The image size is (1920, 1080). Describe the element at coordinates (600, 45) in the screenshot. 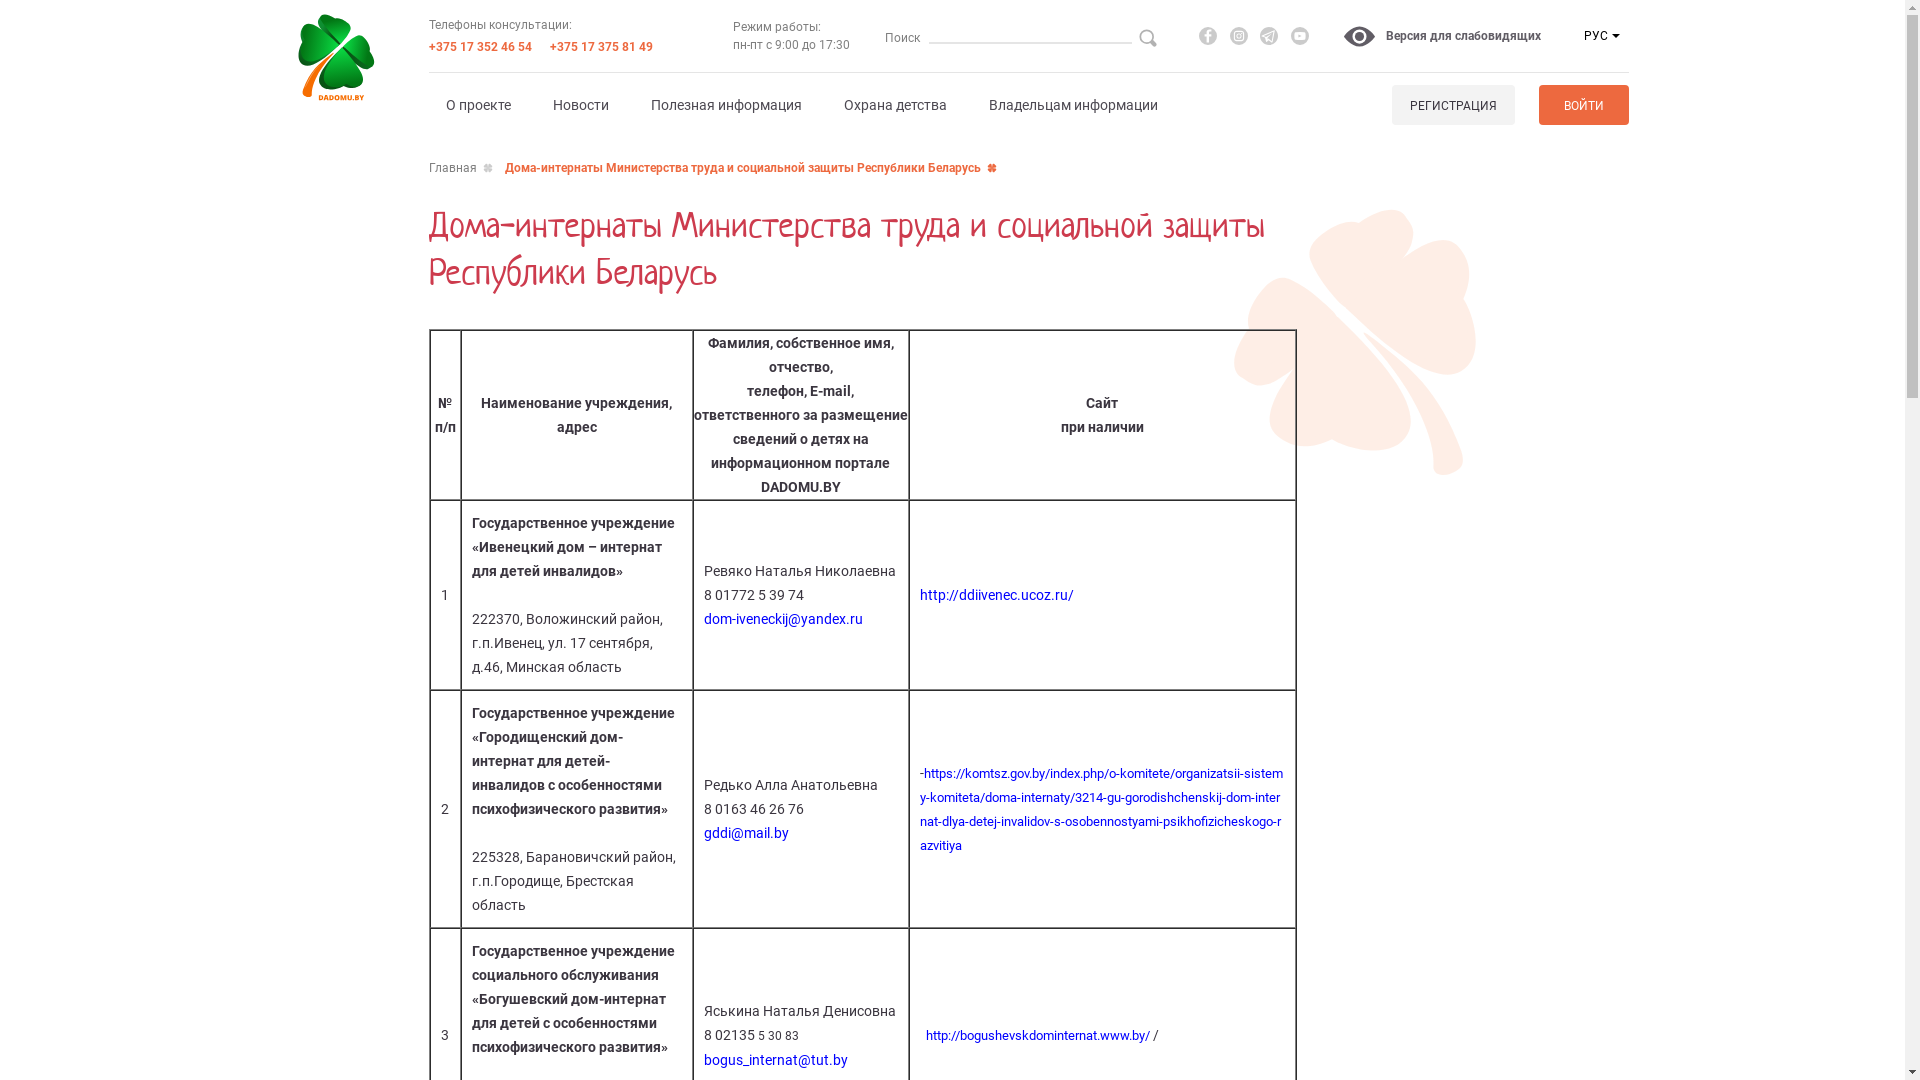

I see `'+375 17 375 81 49'` at that location.